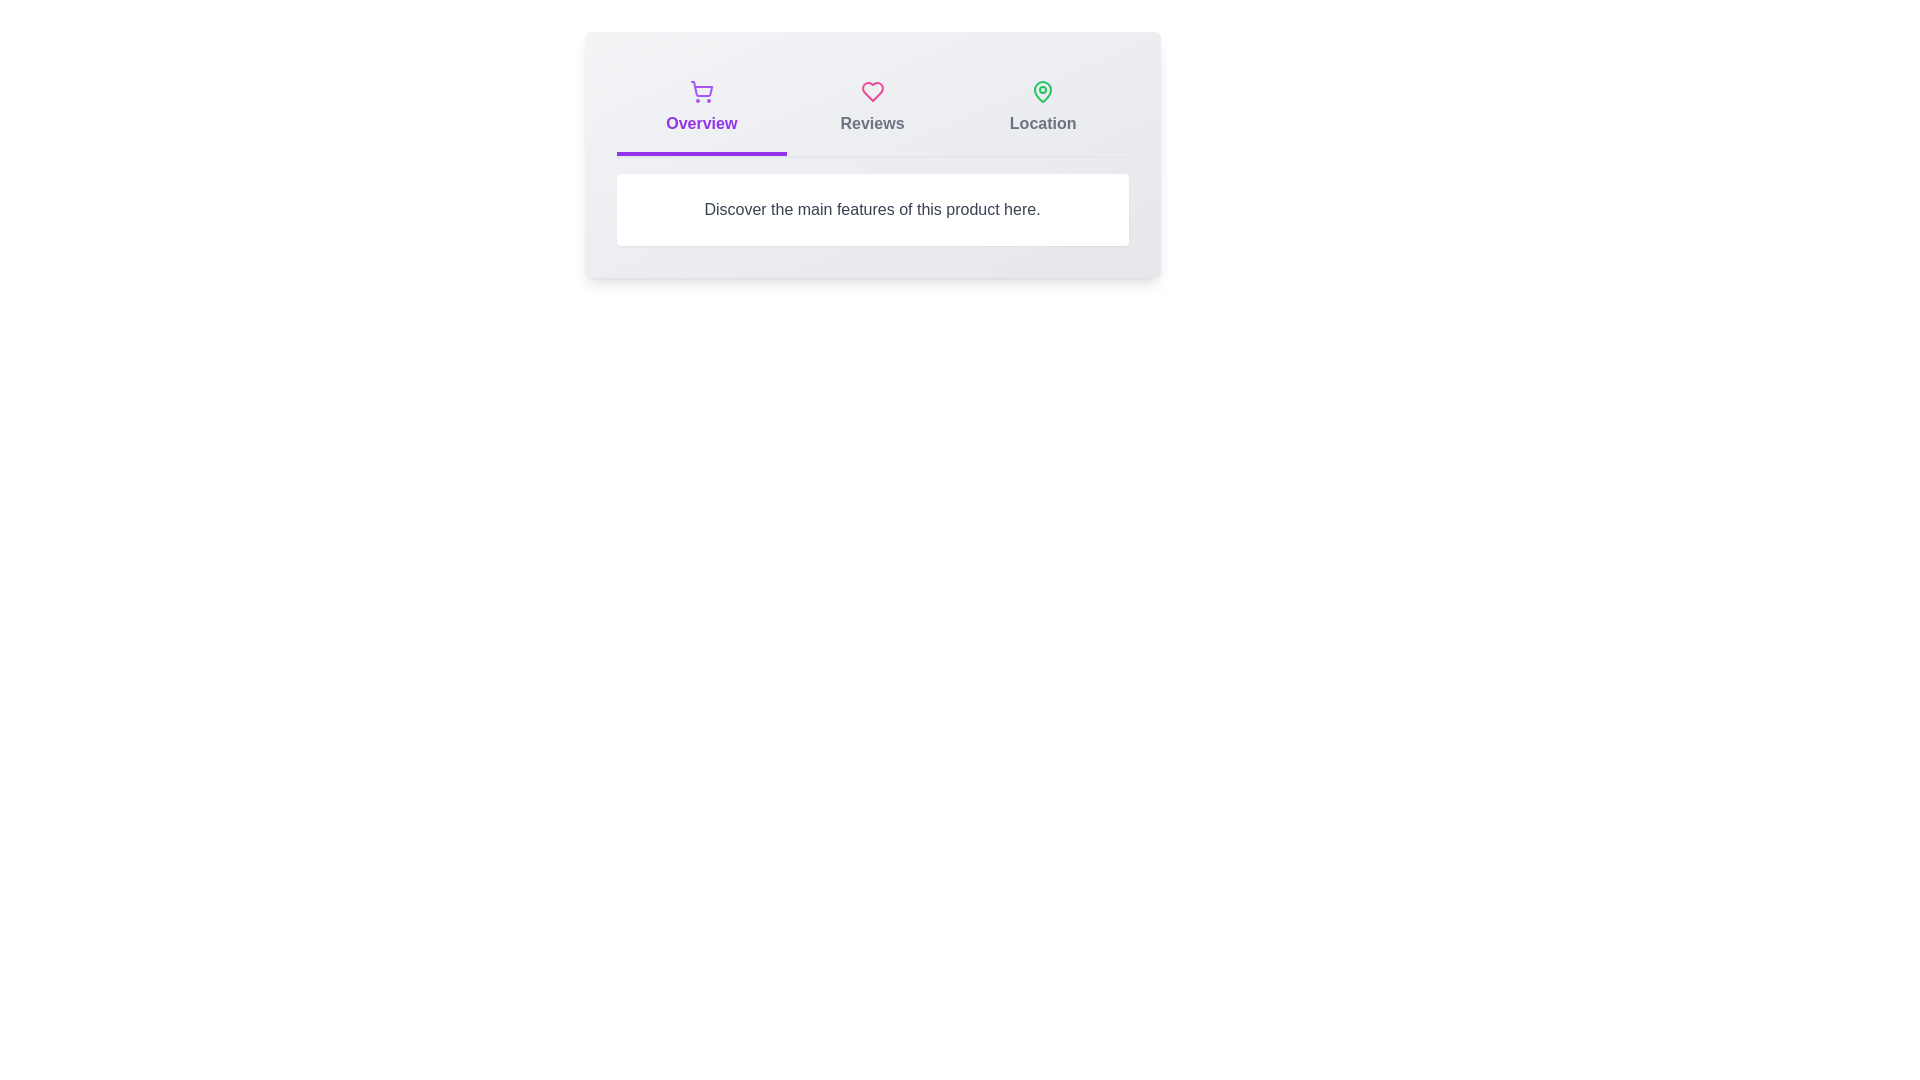  Describe the element at coordinates (701, 110) in the screenshot. I see `the tab labeled Overview to switch to the corresponding tab` at that location.